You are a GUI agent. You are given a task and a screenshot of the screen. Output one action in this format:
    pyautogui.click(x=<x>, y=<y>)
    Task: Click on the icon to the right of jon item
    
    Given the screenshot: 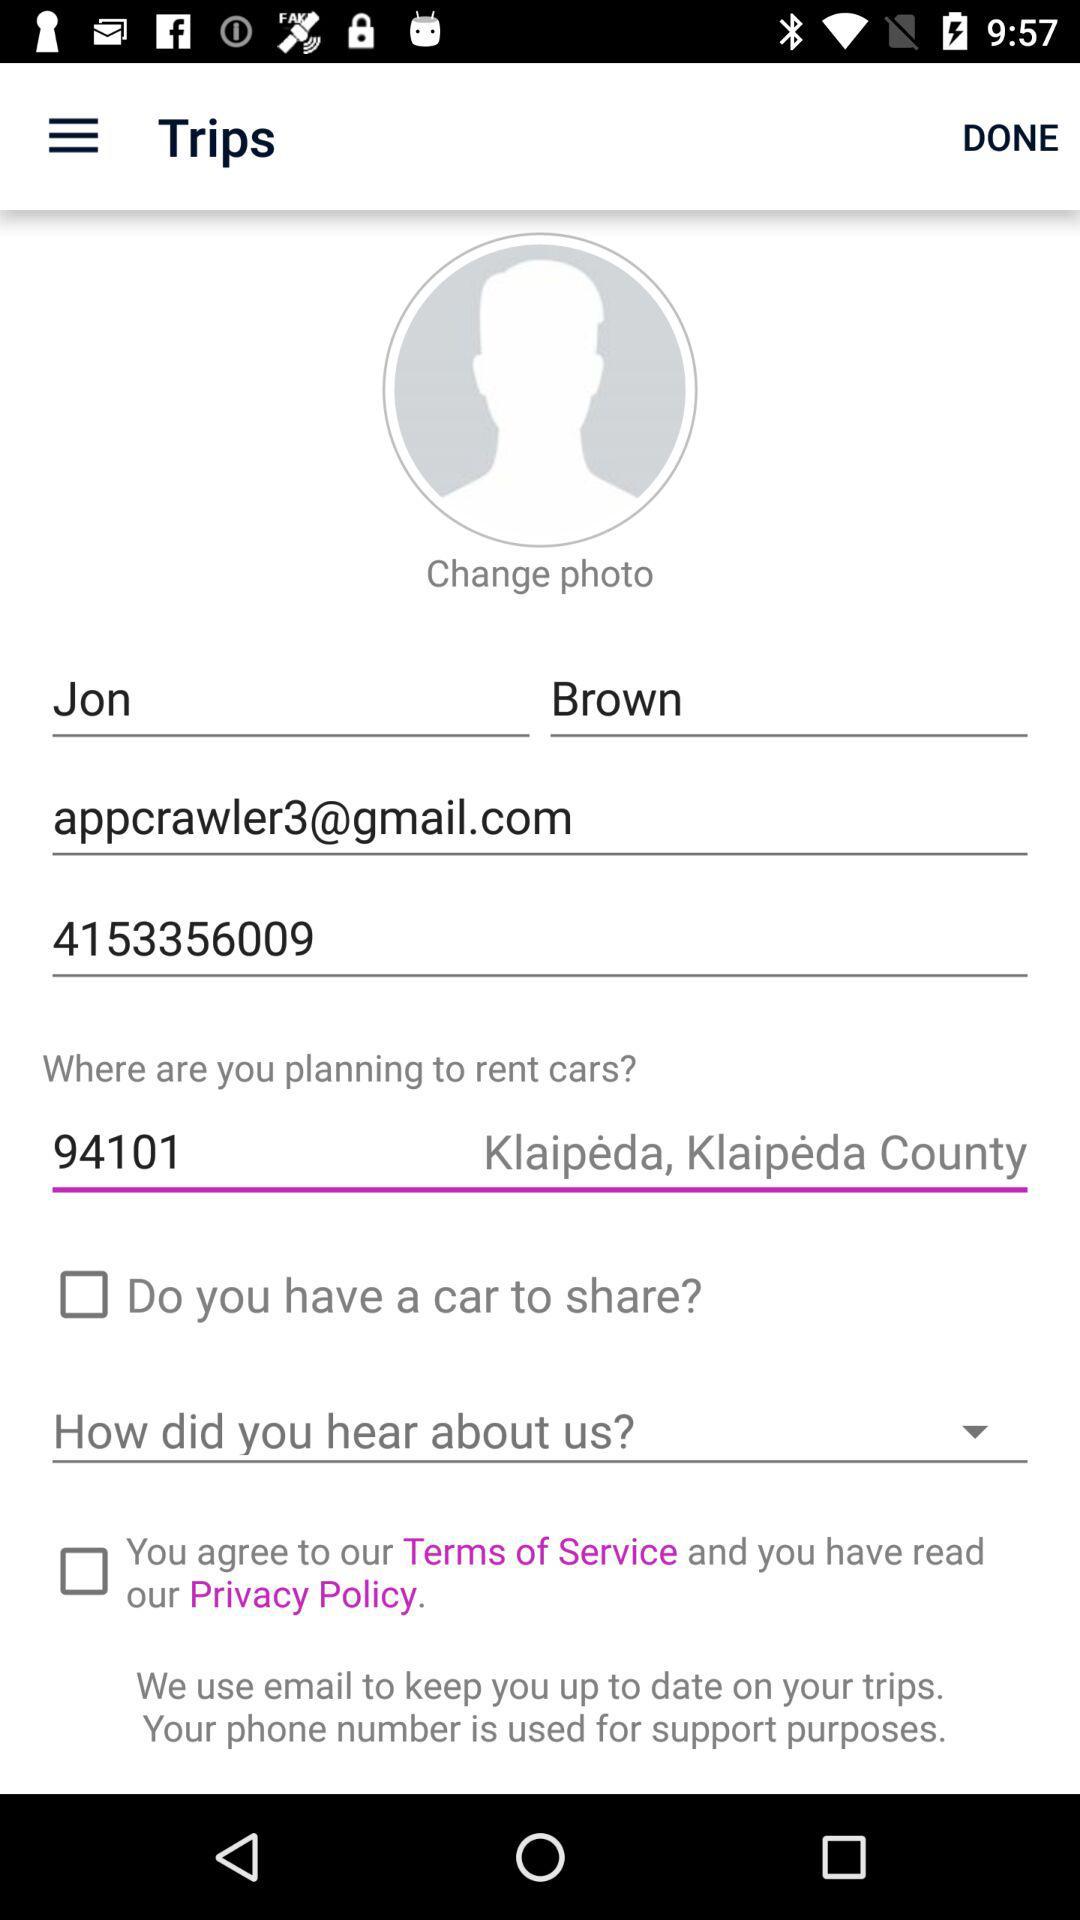 What is the action you would take?
    pyautogui.click(x=788, y=698)
    